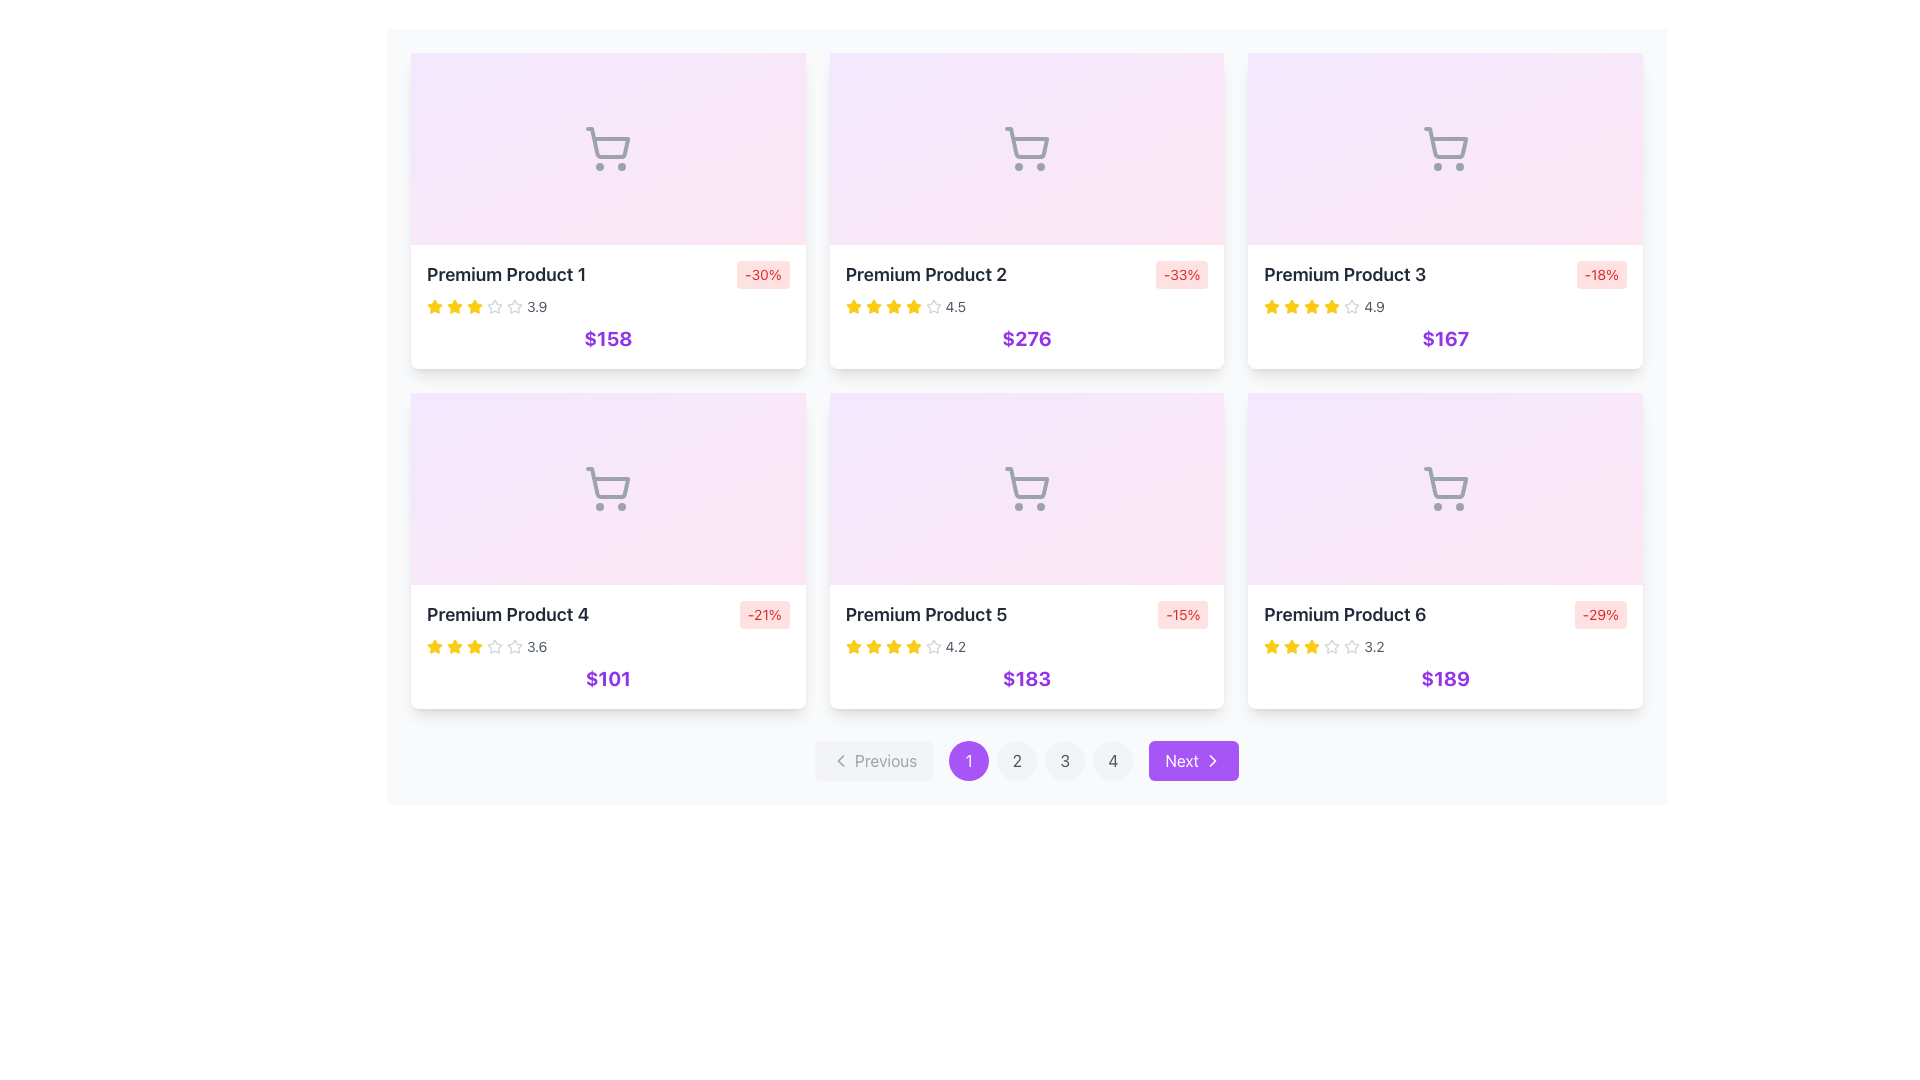  I want to click on price information displayed as '$158' in bold and purple color, located centrally beneath the product title and rating components within the product card for 'Premium Product 1', so click(607, 338).